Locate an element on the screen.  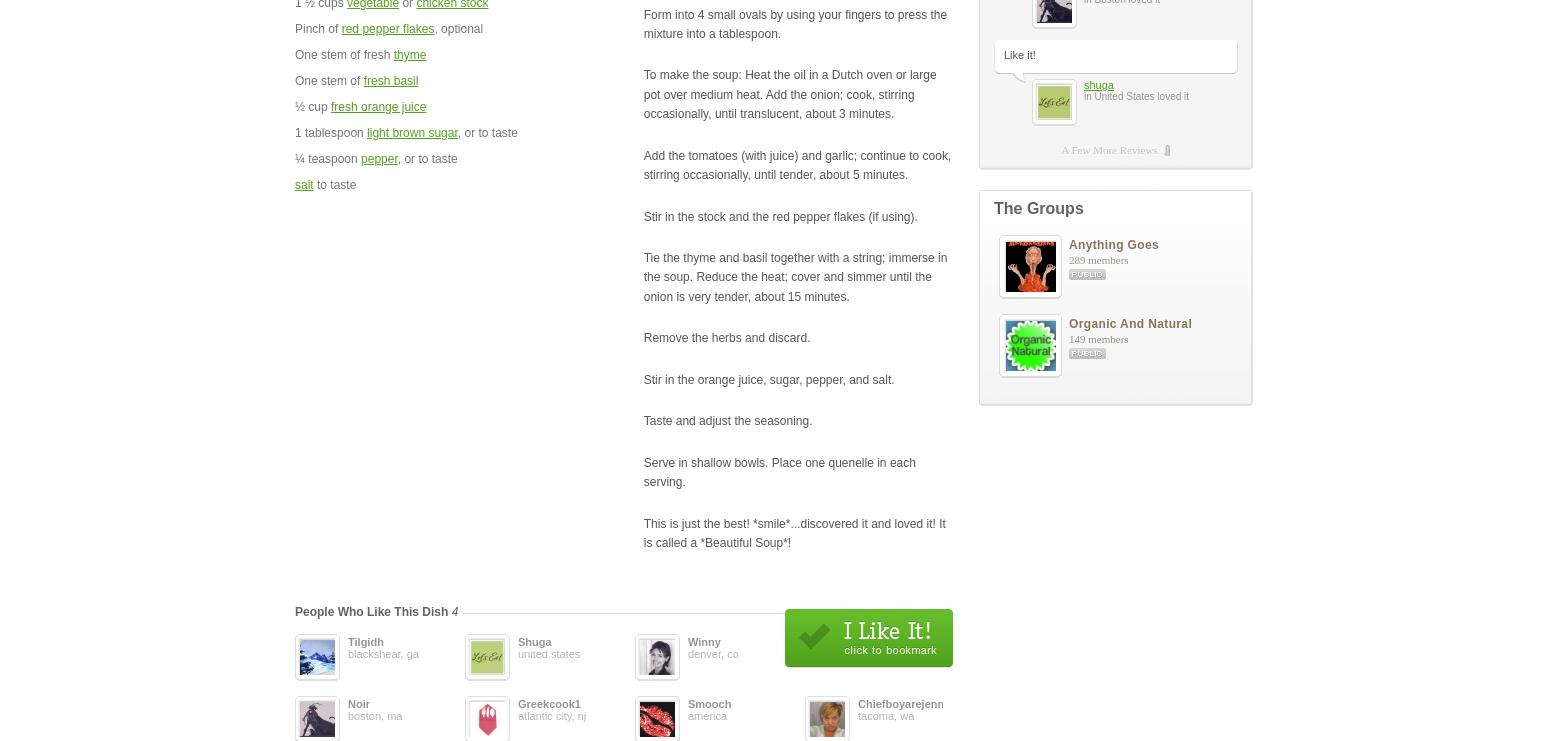
'Stir in the stock and the red pepper flakes (if using).' is located at coordinates (778, 216).